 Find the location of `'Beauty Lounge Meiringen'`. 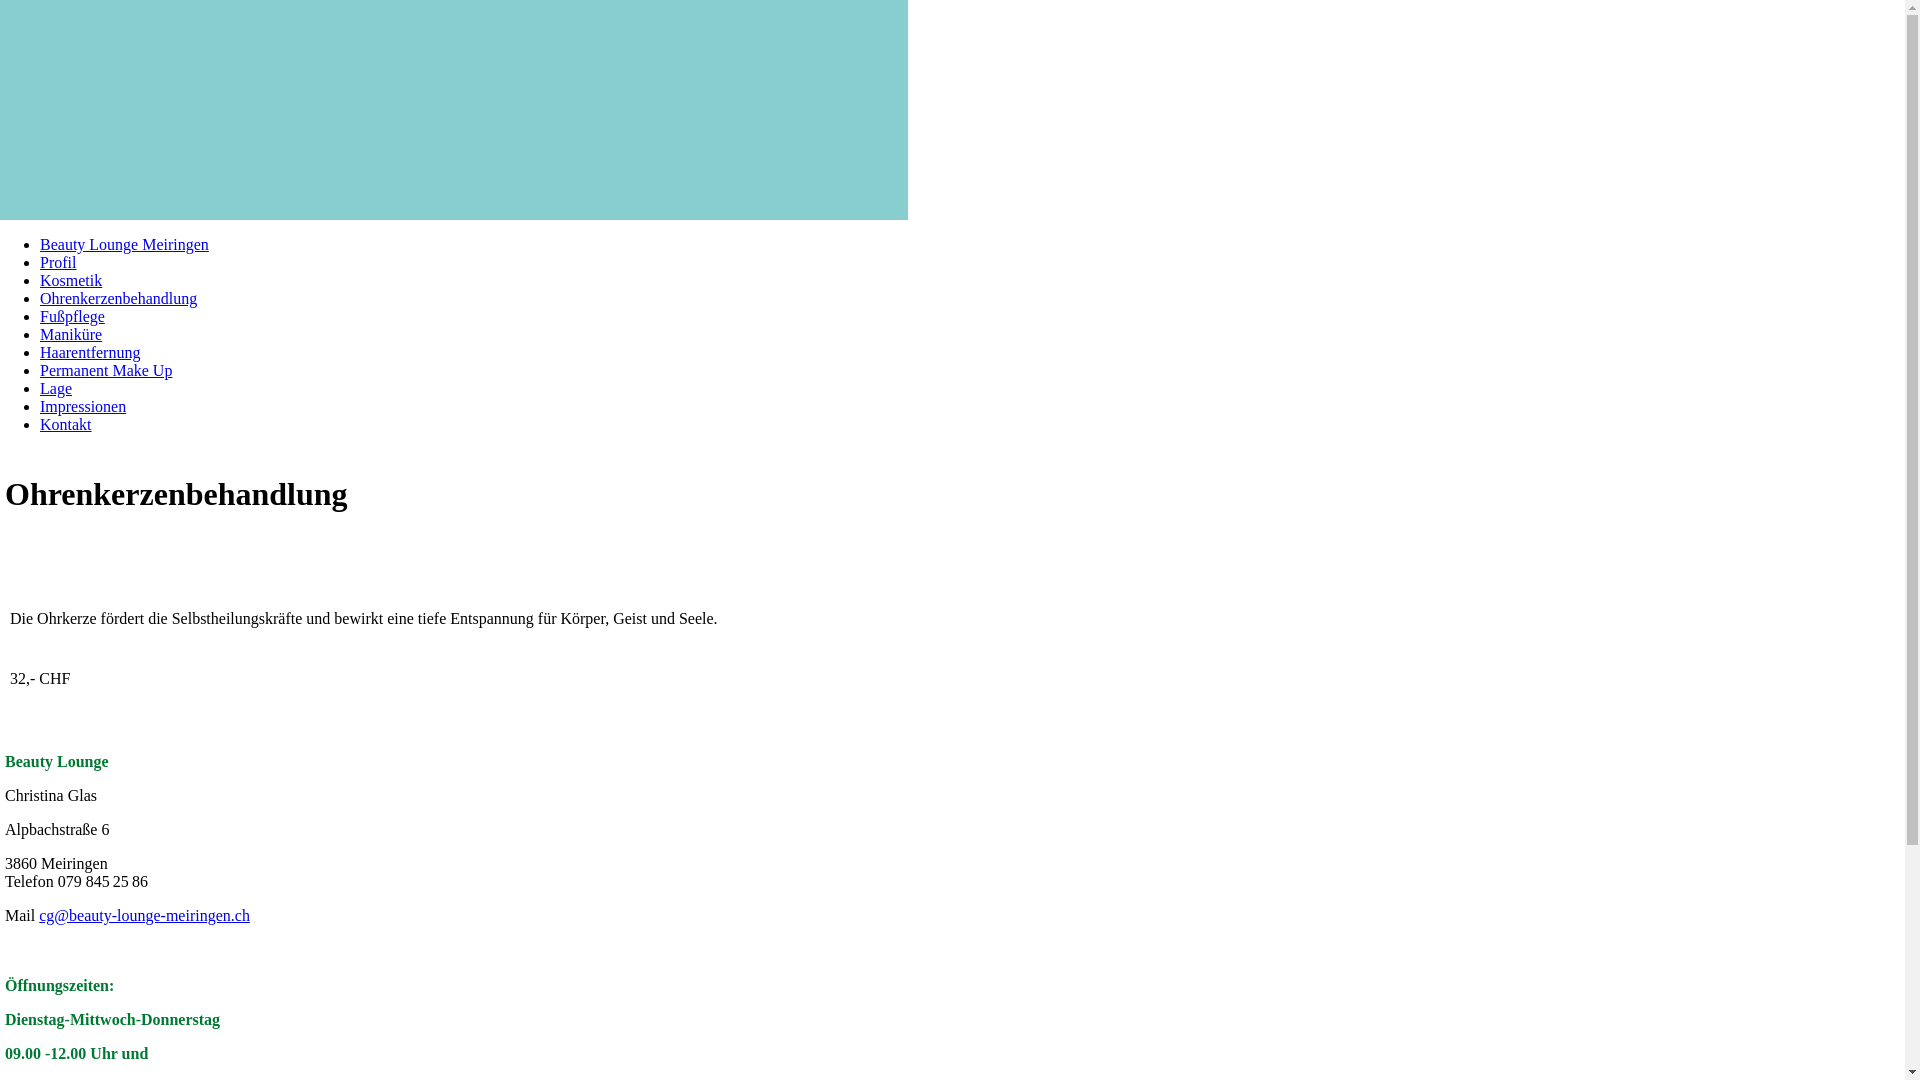

'Beauty Lounge Meiringen' is located at coordinates (39, 243).